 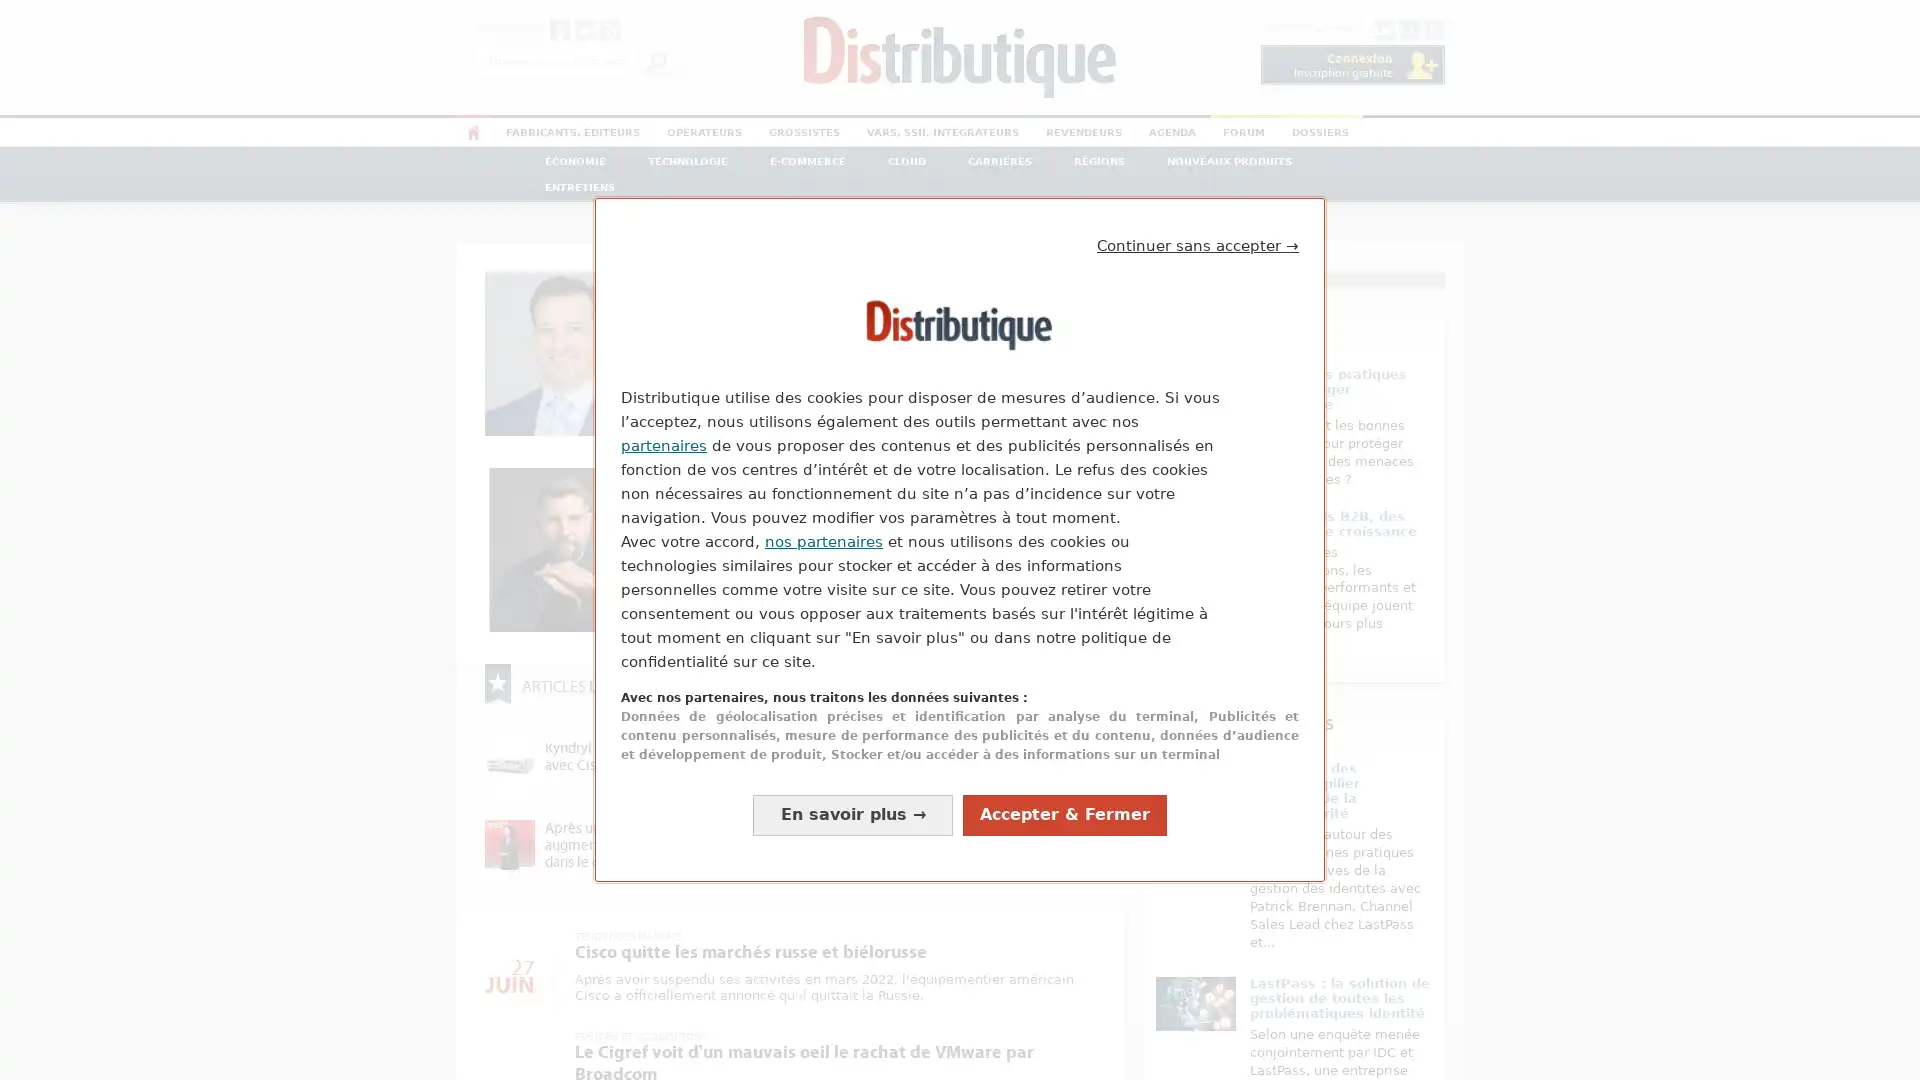 I want to click on Configurer vos consentements, so click(x=853, y=814).